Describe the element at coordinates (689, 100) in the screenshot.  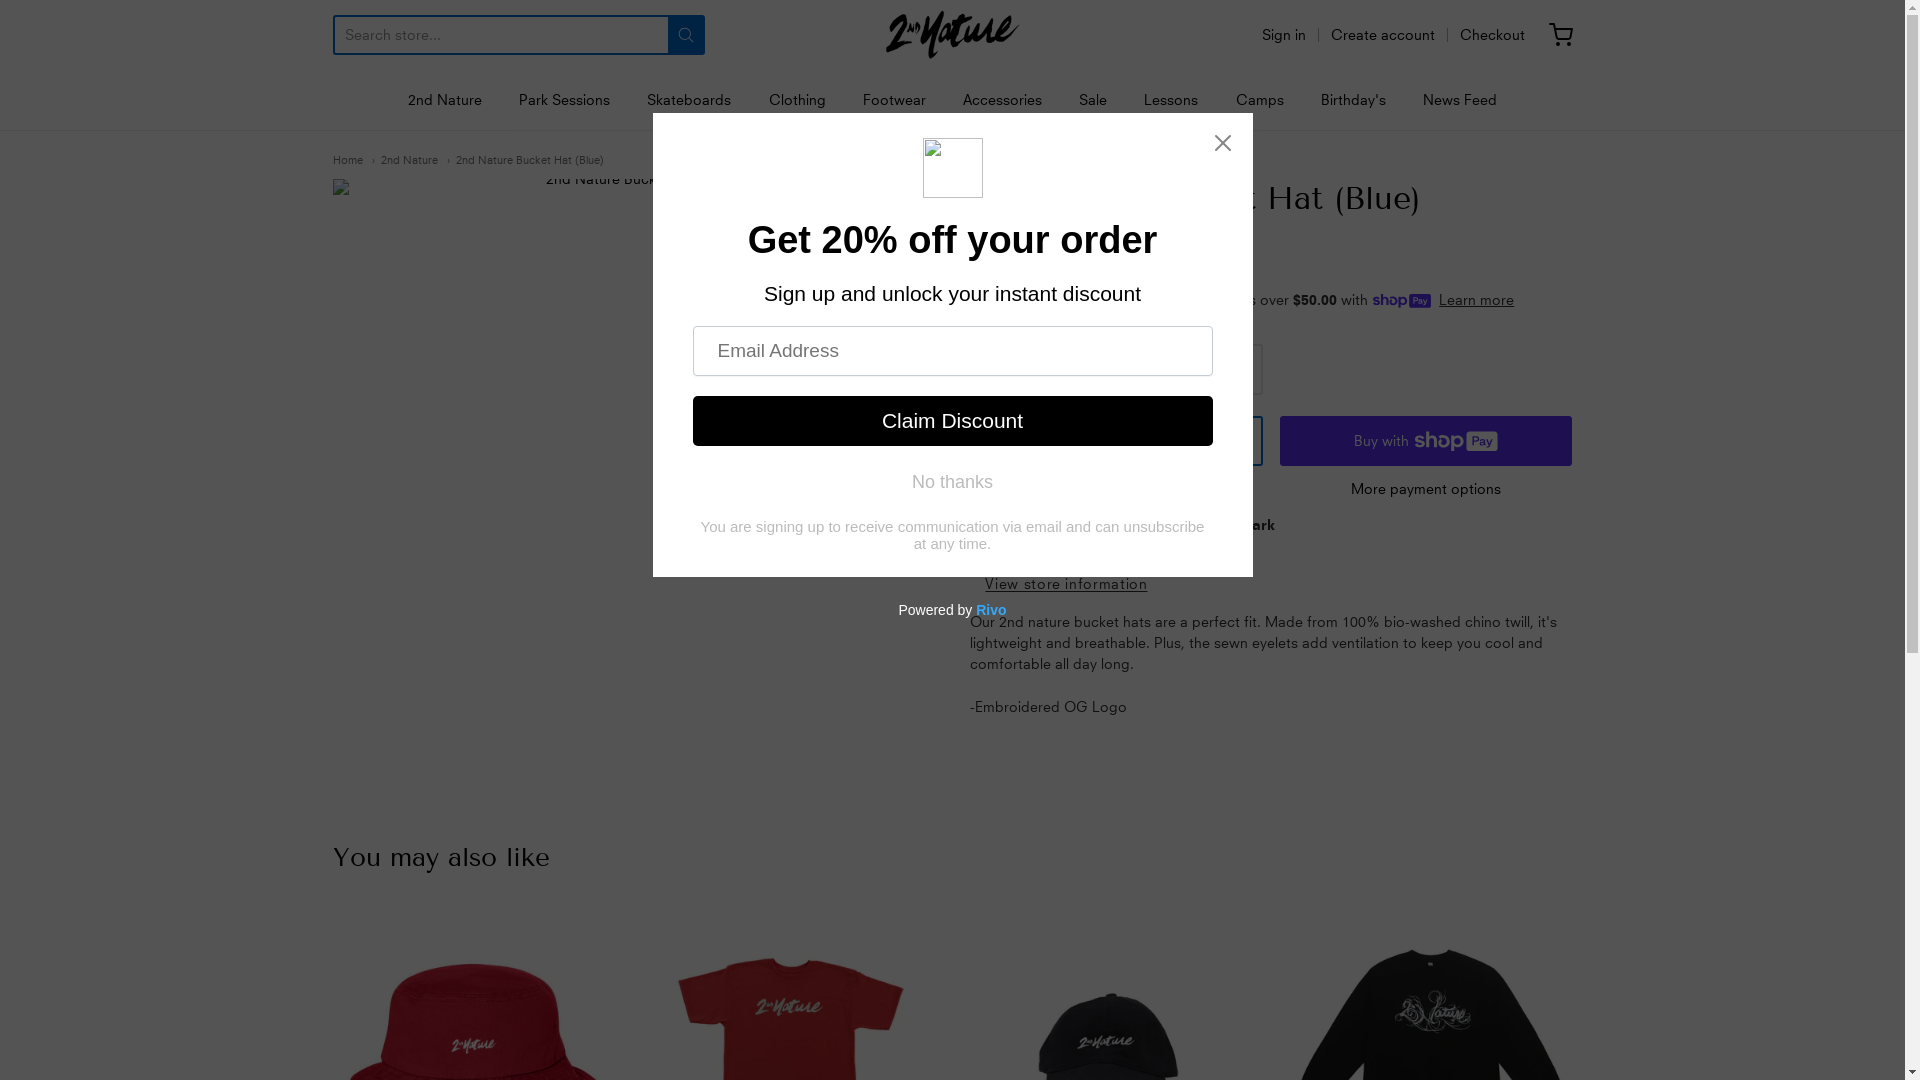
I see `'Skateboards'` at that location.